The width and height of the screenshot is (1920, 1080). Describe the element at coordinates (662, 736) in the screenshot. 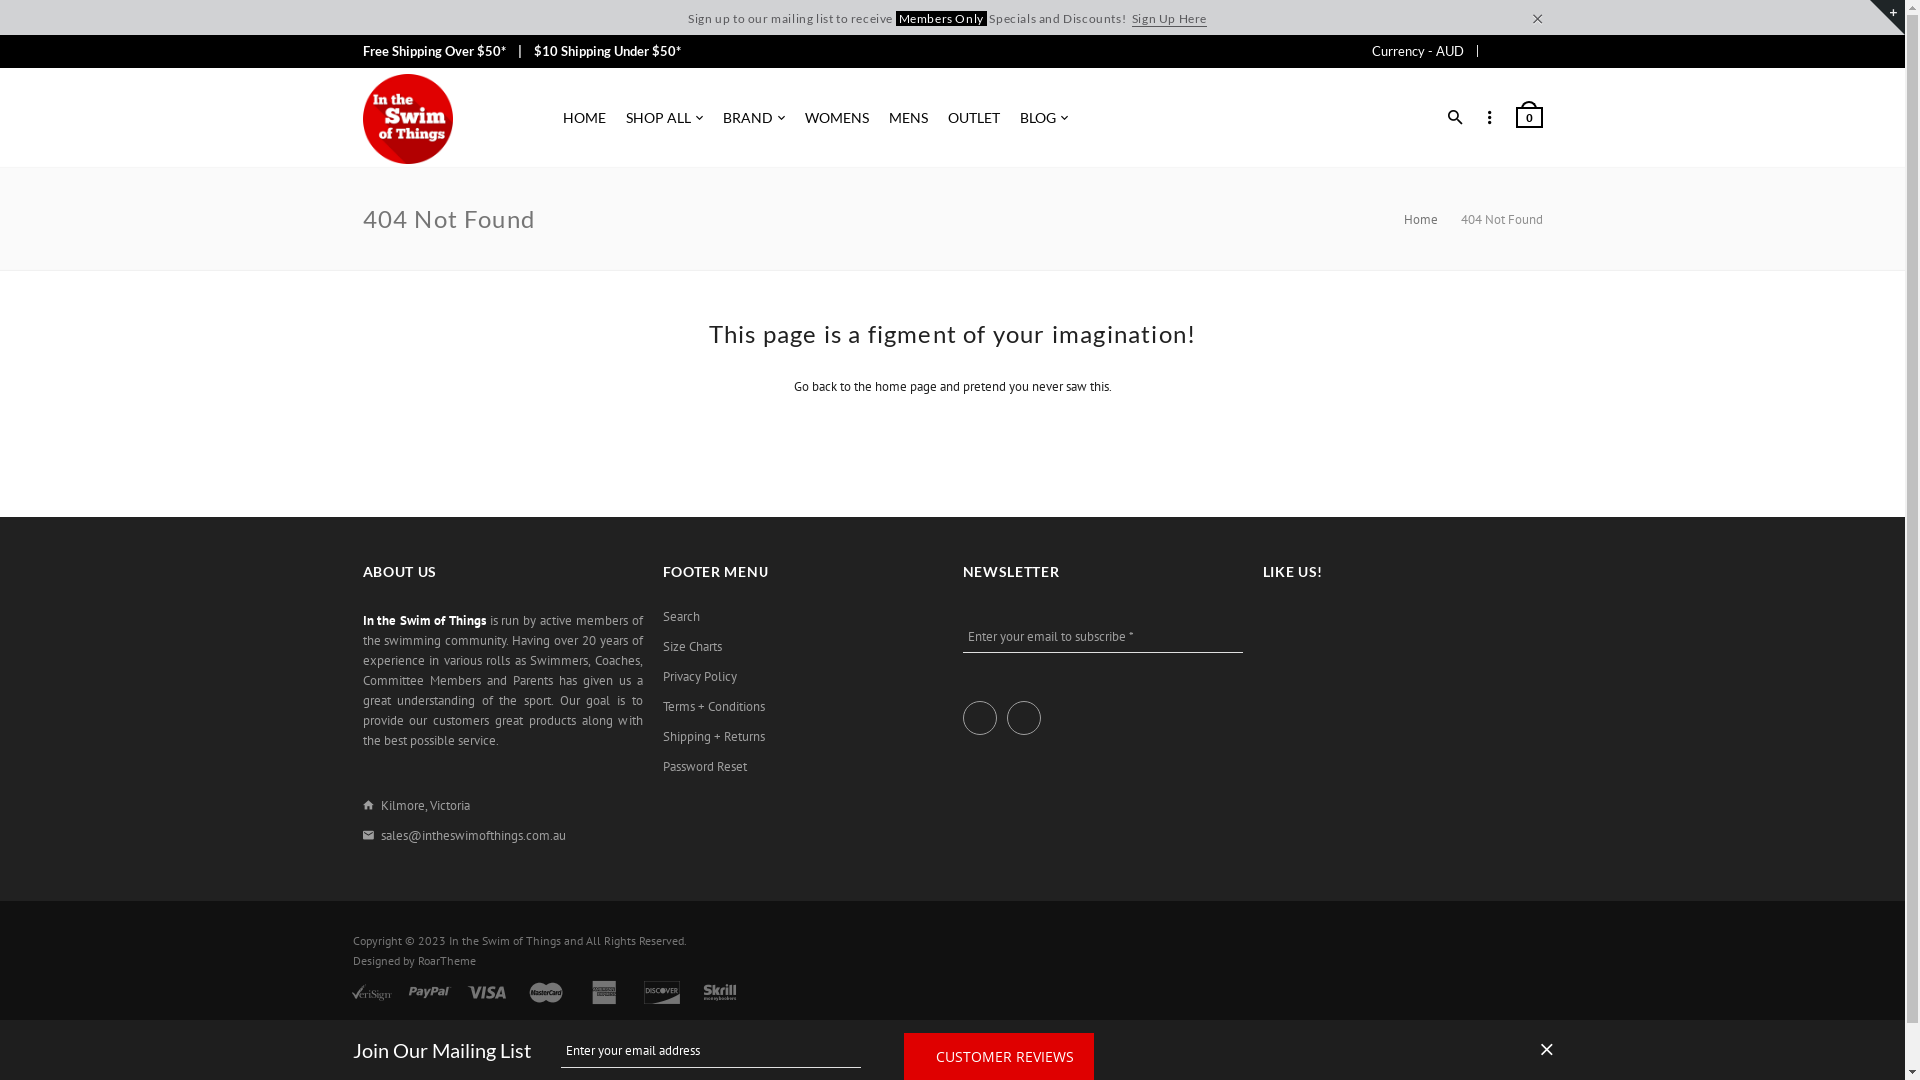

I see `'Shipping + Returns'` at that location.